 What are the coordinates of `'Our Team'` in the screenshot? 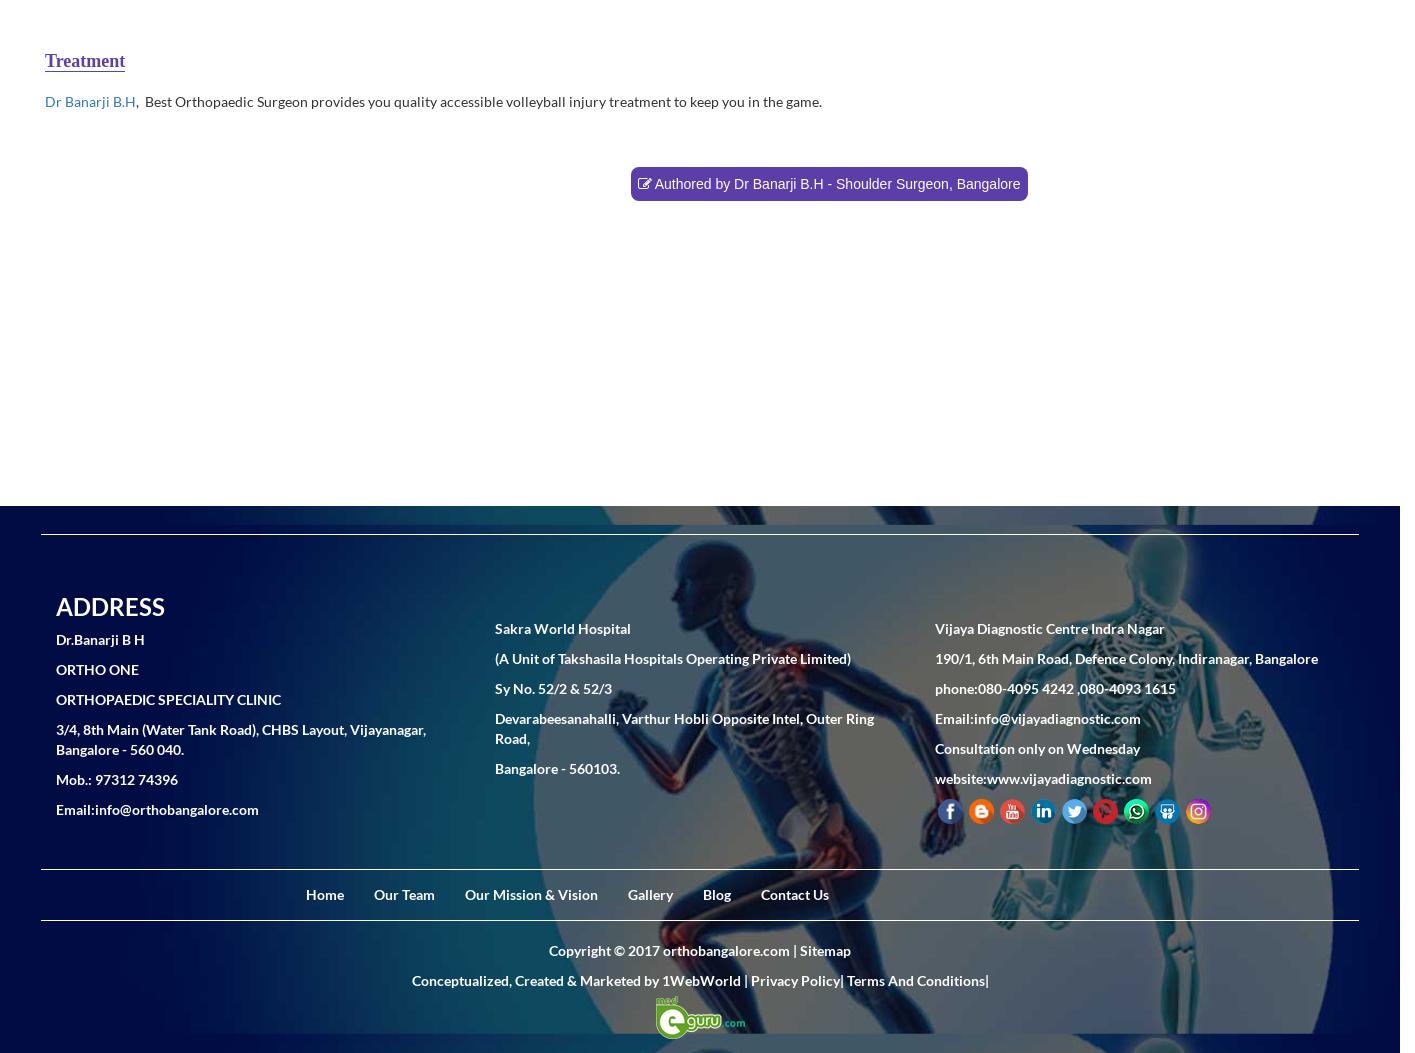 It's located at (402, 893).